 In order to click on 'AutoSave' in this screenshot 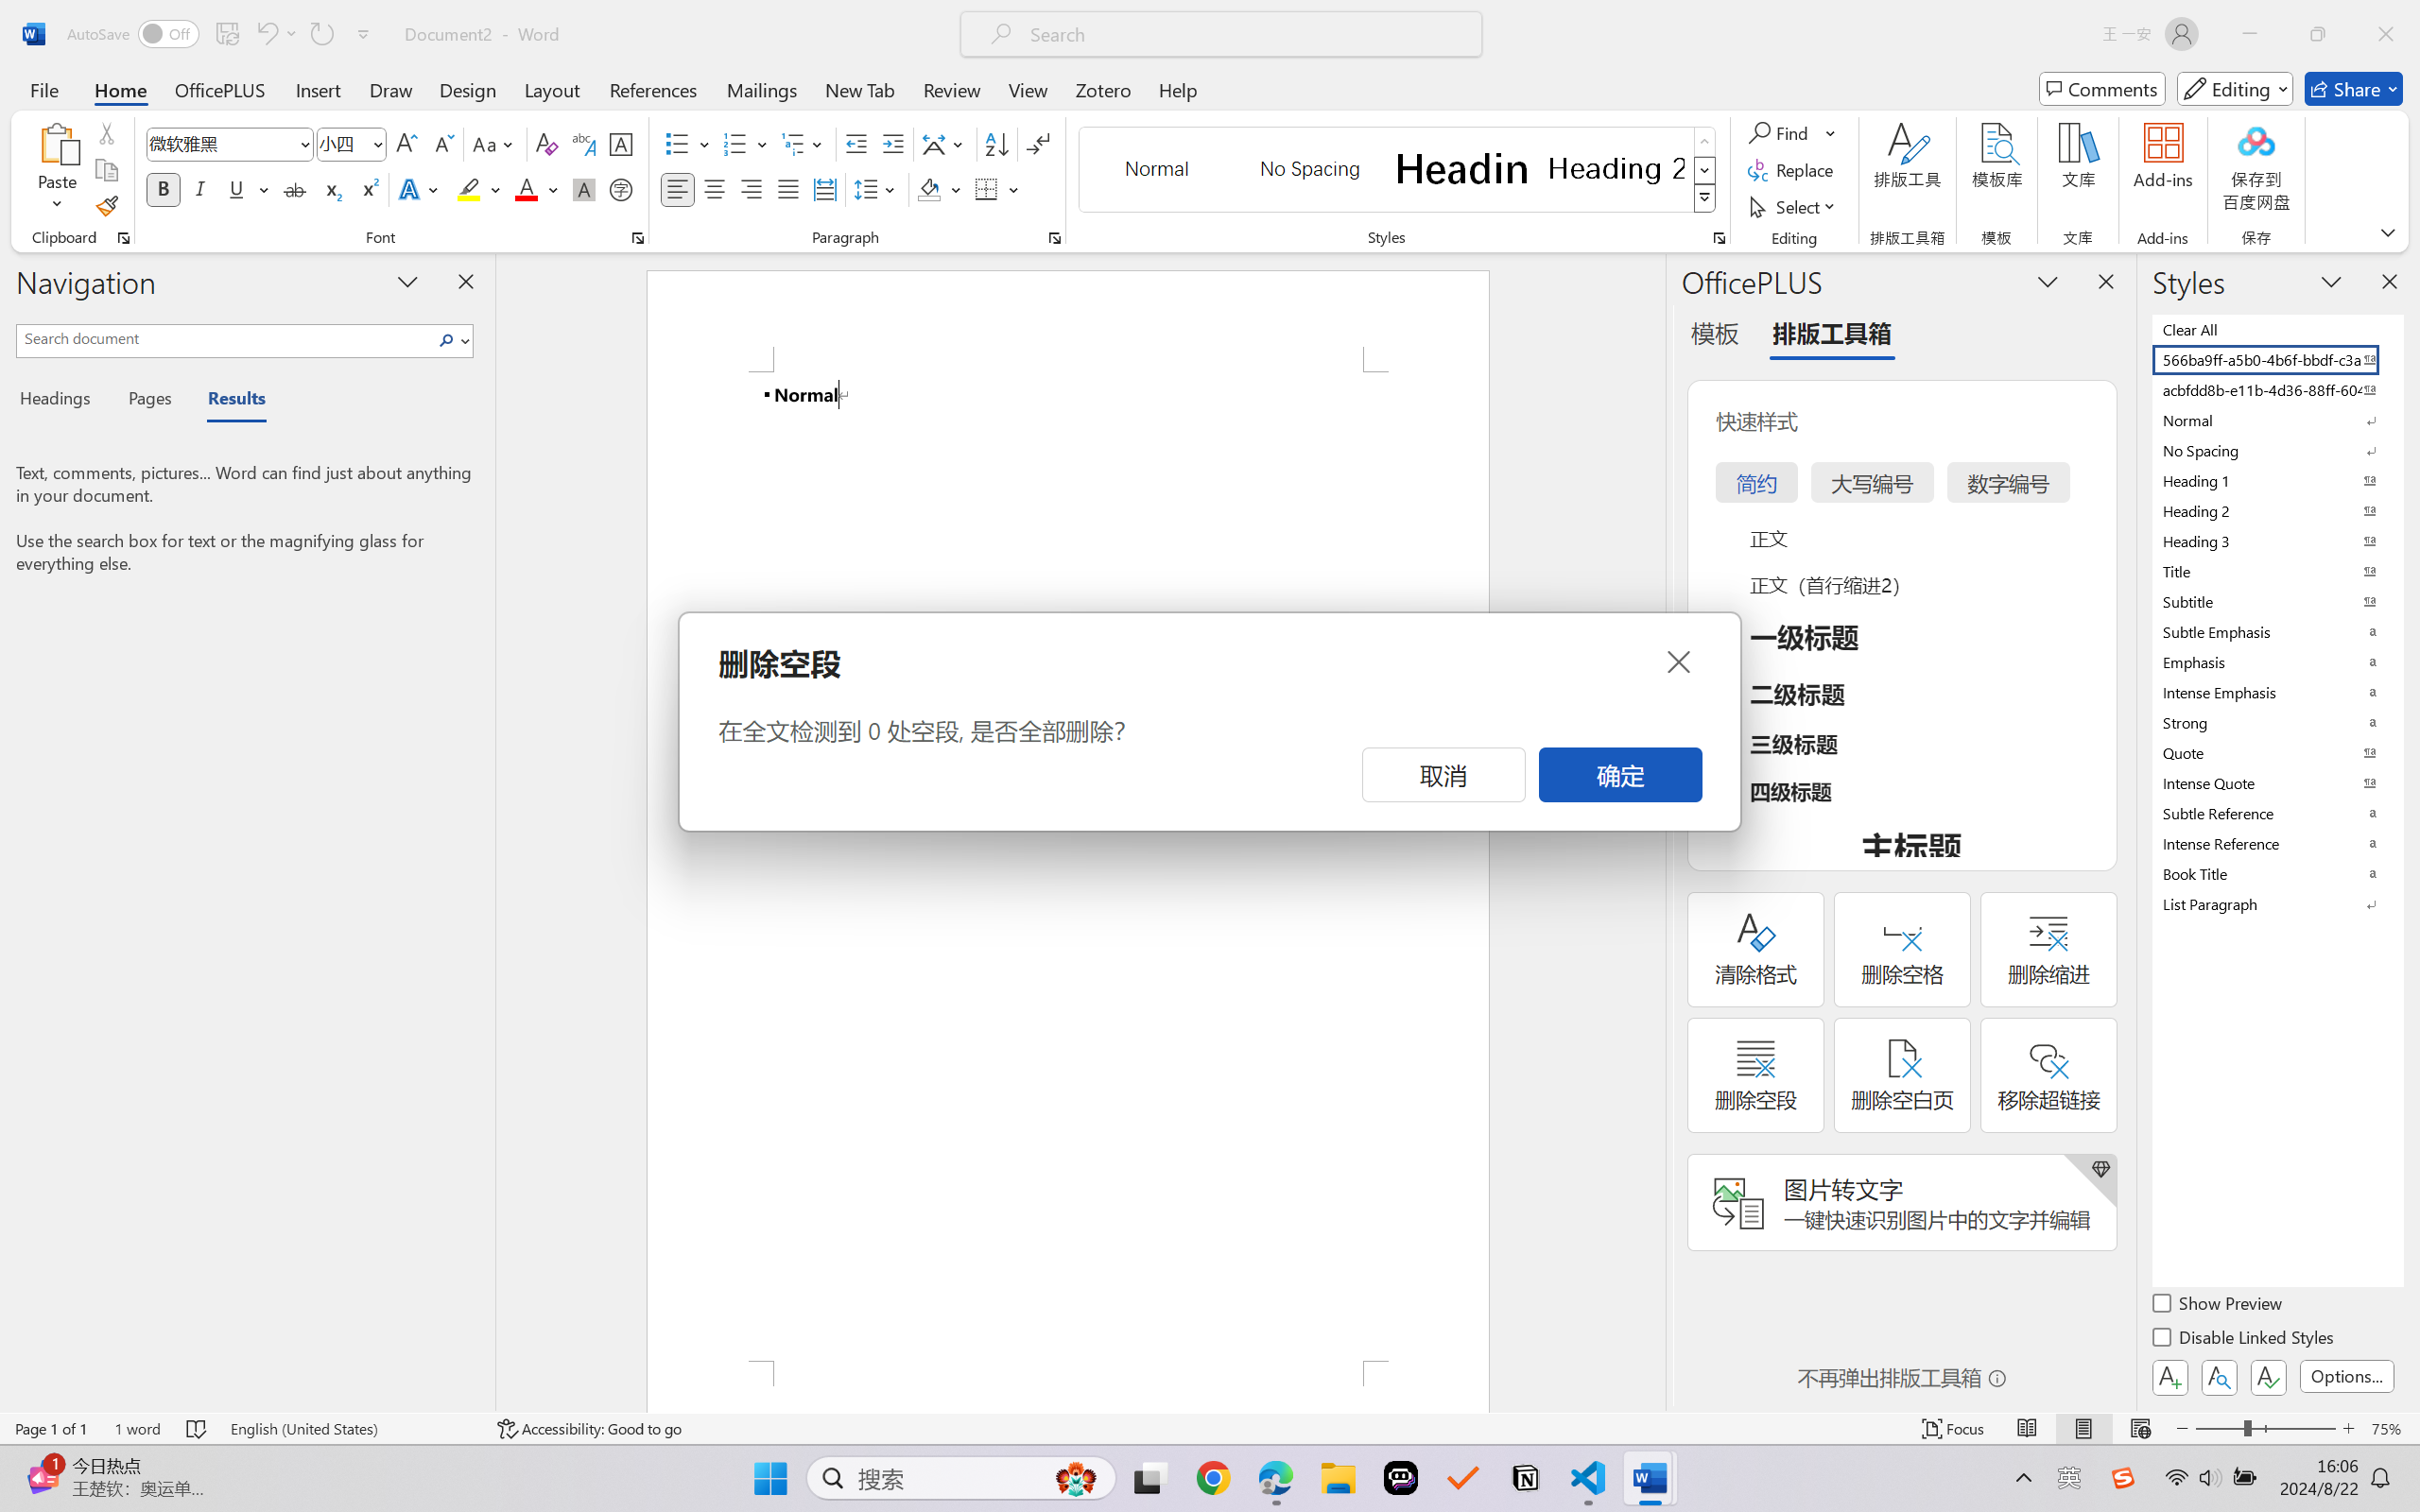, I will do `click(133, 33)`.